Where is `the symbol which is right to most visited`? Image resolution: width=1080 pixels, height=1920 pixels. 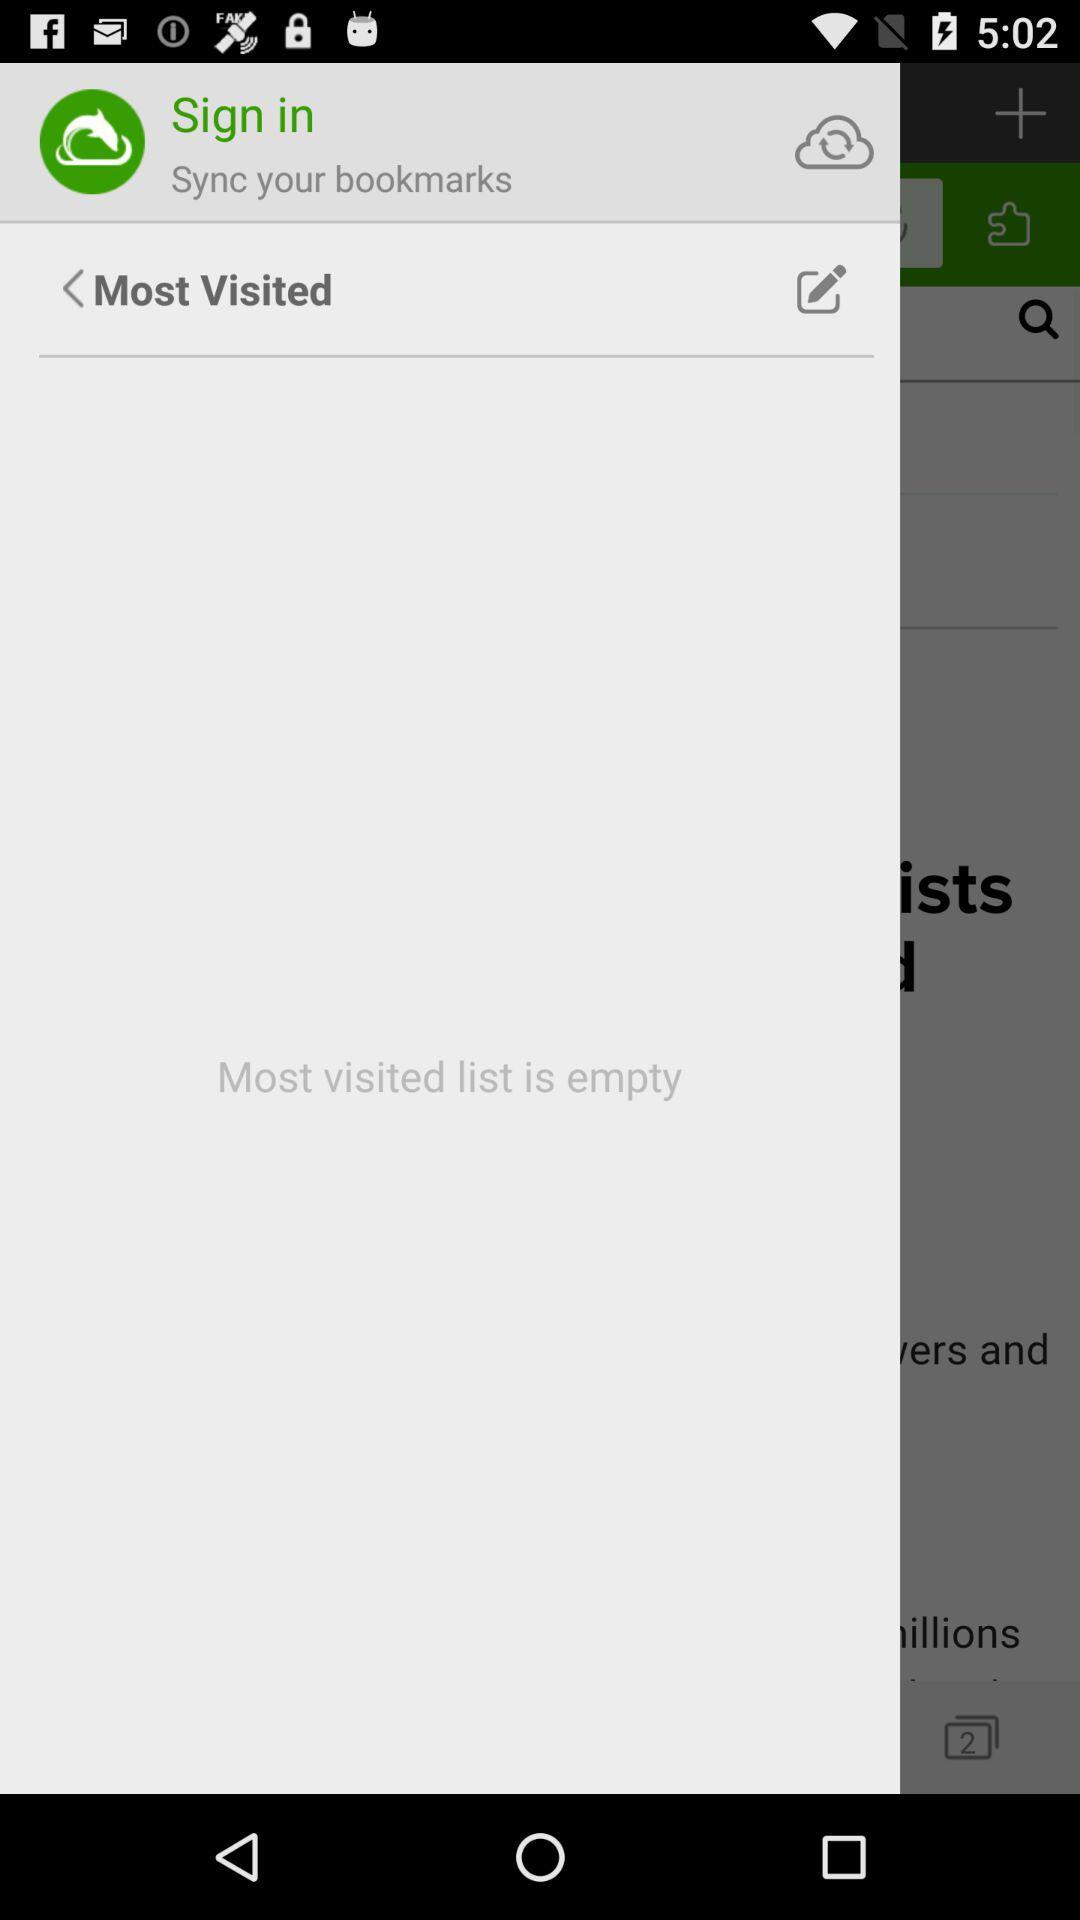
the symbol which is right to most visited is located at coordinates (822, 288).